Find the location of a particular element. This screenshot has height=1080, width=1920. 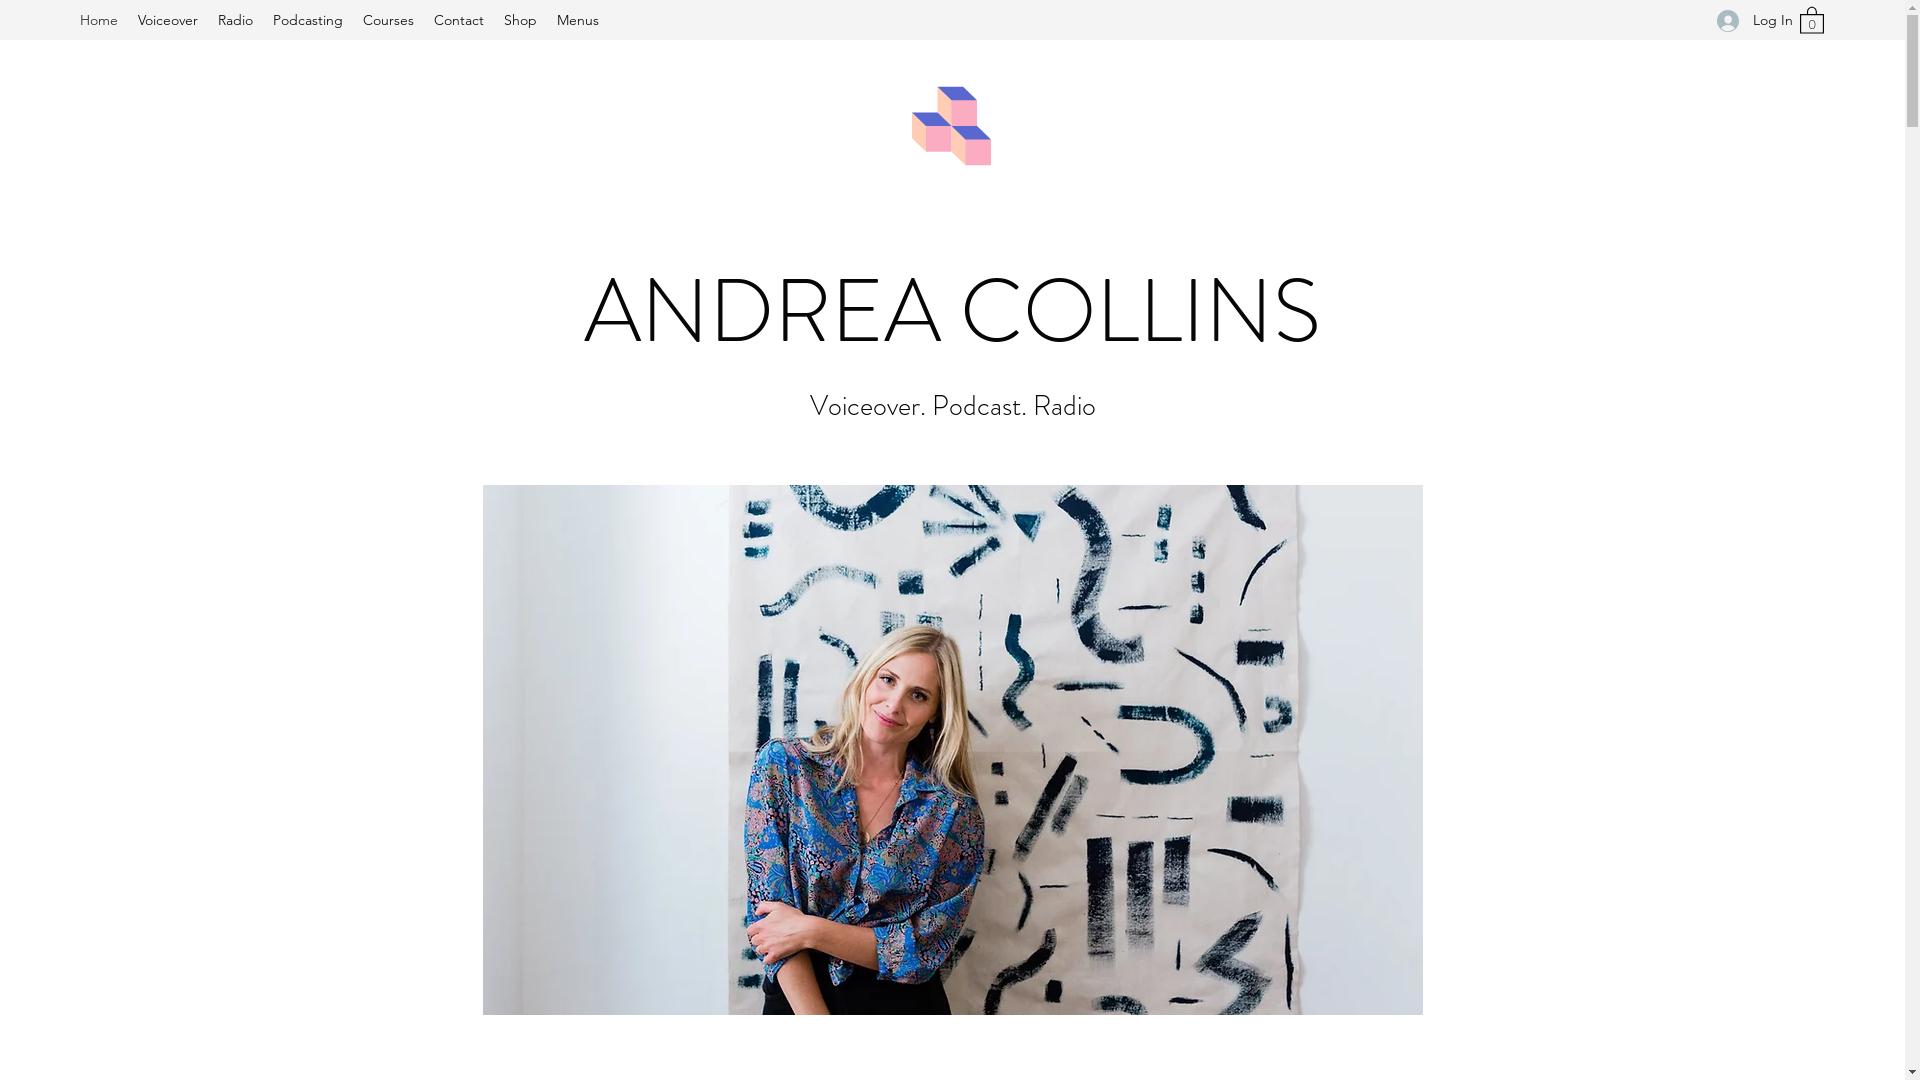

'Log In' is located at coordinates (1746, 20).